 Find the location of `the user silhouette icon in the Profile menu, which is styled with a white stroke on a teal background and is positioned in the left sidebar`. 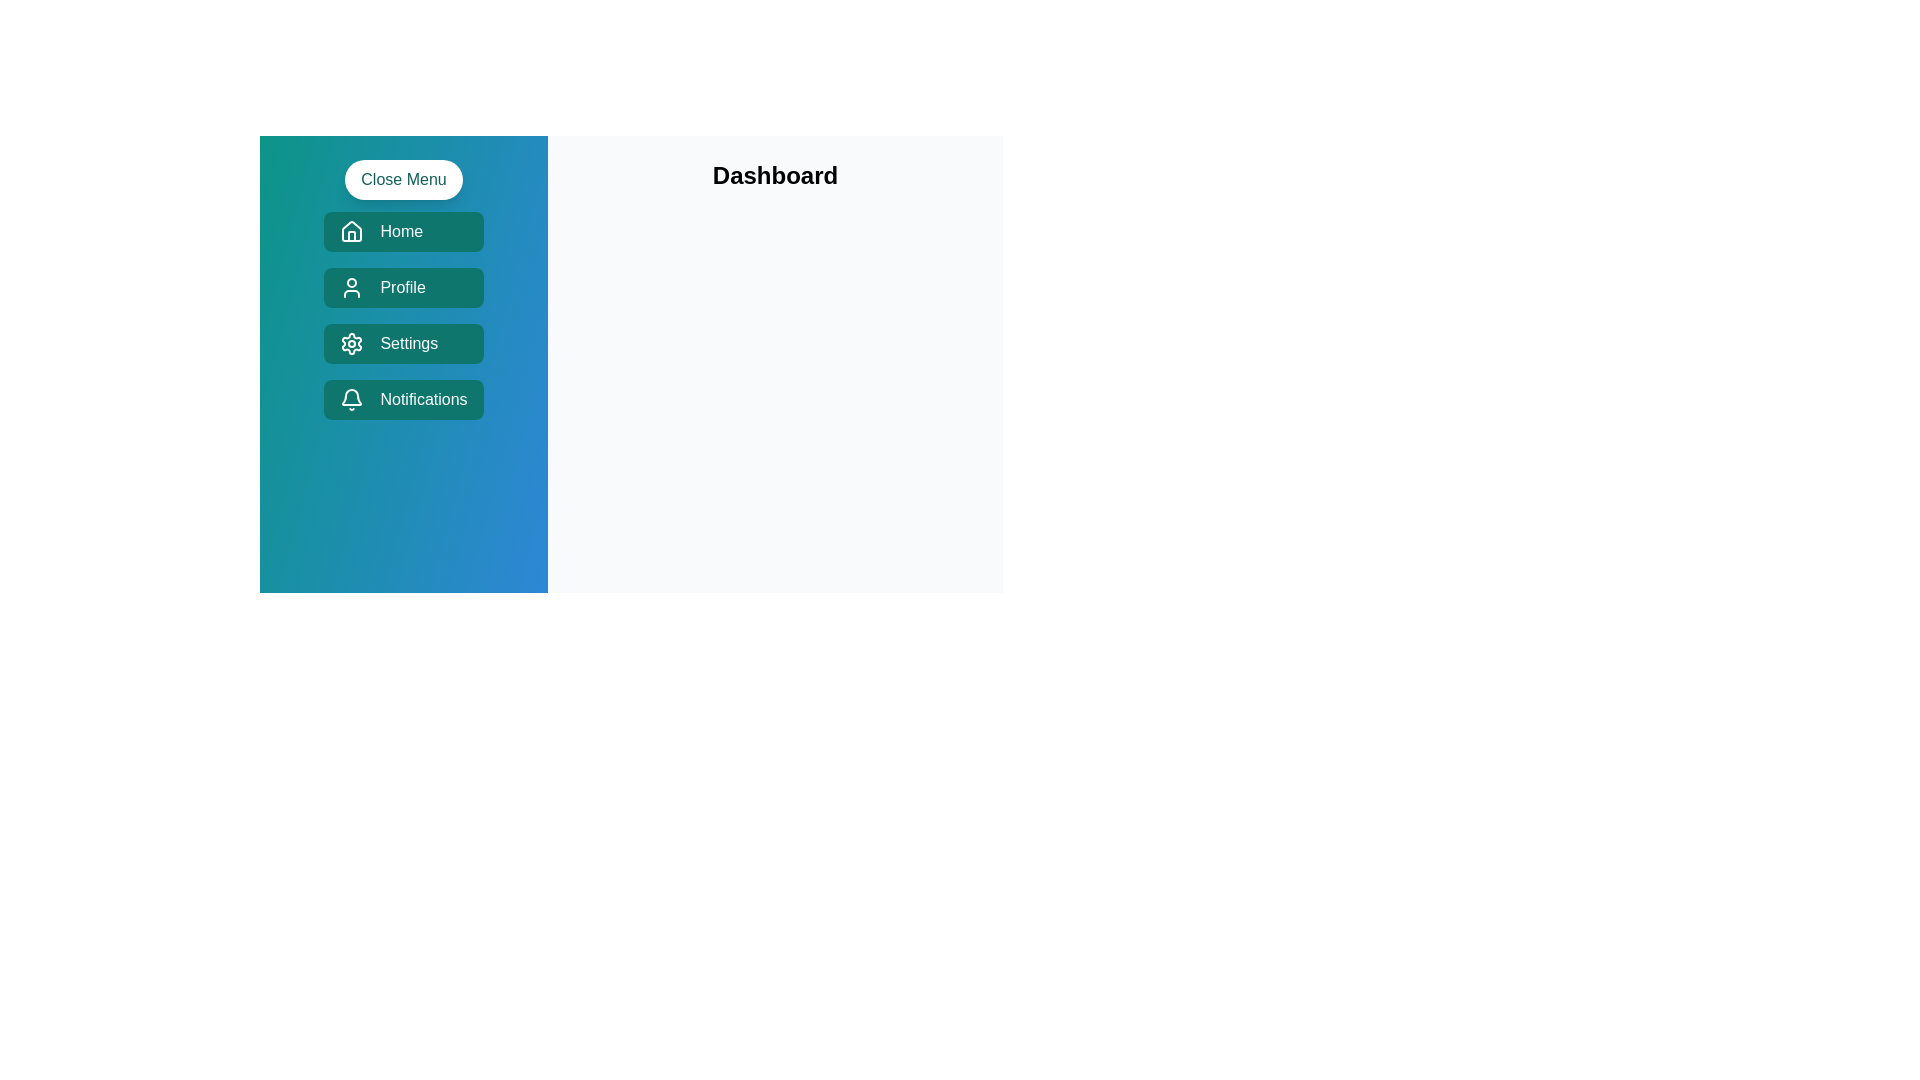

the user silhouette icon in the Profile menu, which is styled with a white stroke on a teal background and is positioned in the left sidebar is located at coordinates (352, 288).